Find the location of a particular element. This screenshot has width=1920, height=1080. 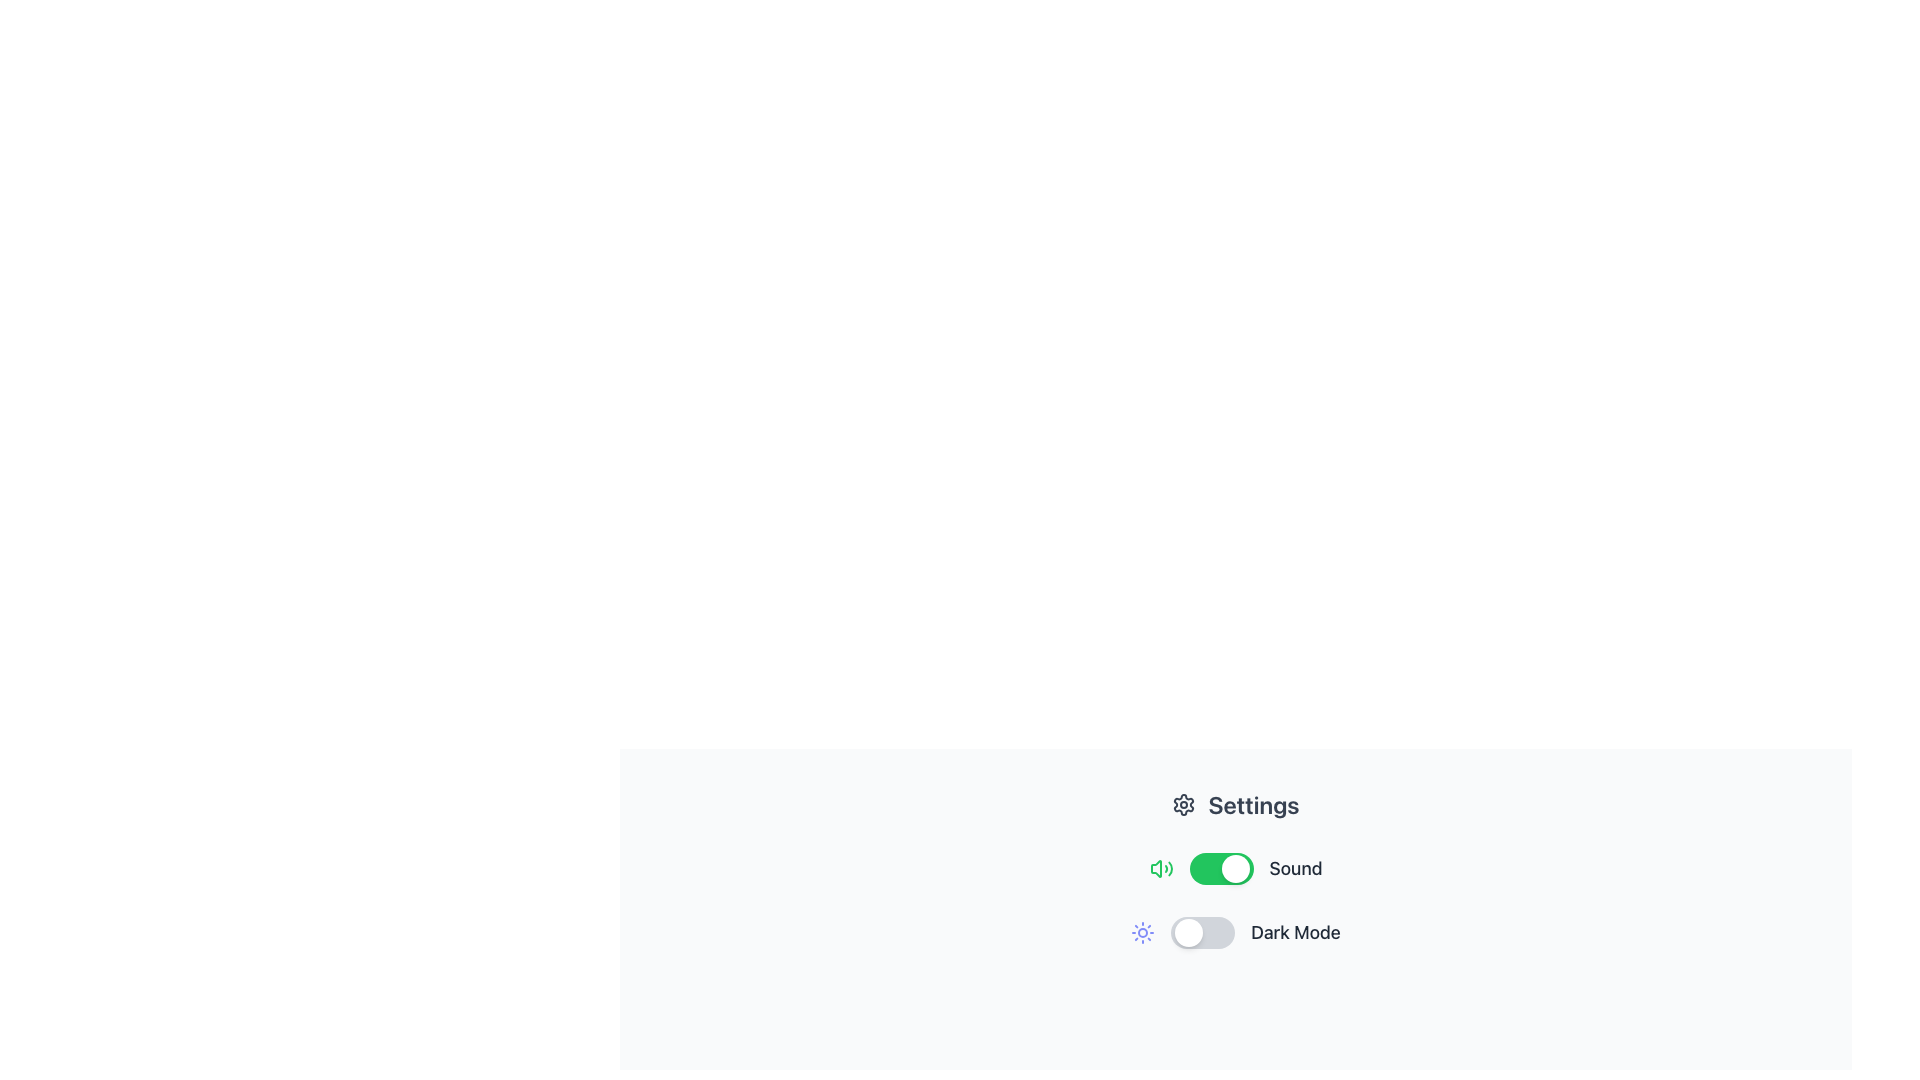

the circular, white-colored toggle handle within the green 'Sound' toggle switch from the active position is located at coordinates (1234, 867).